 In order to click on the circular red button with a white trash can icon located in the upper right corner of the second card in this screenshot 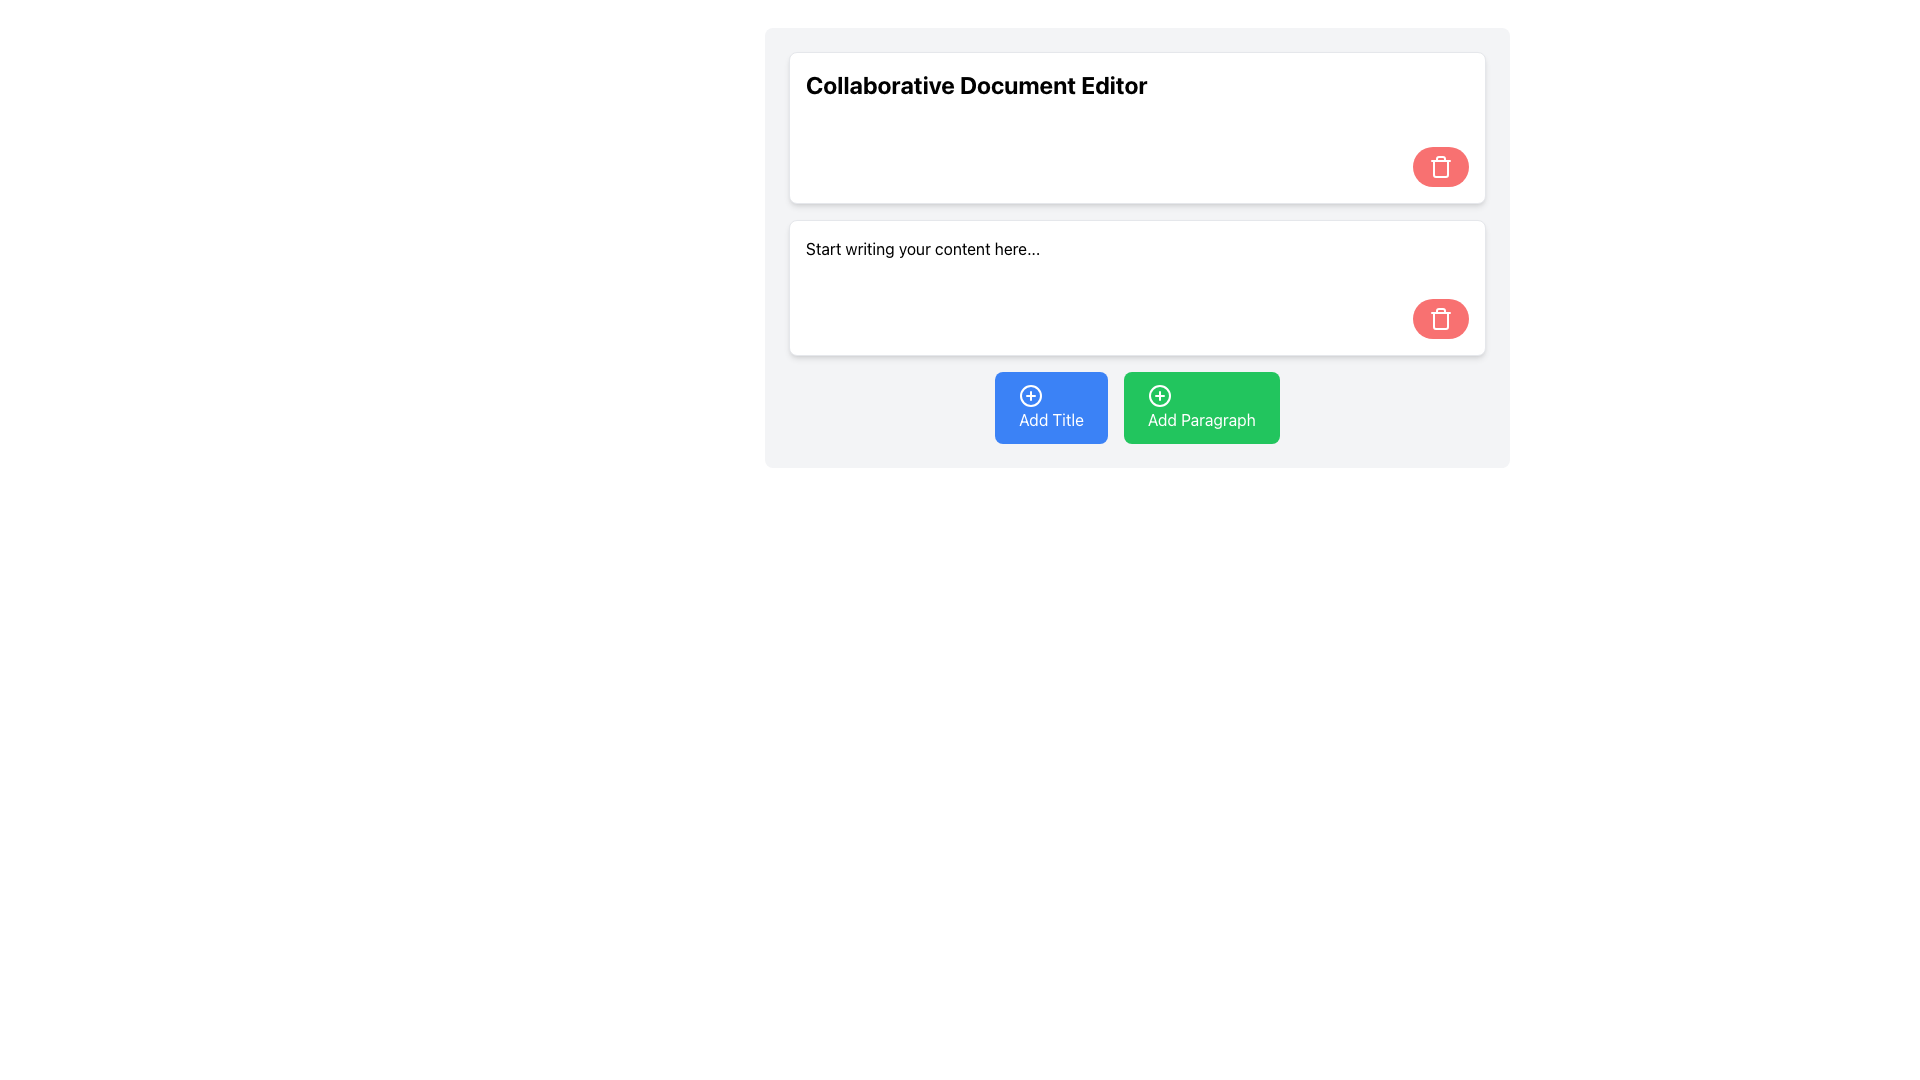, I will do `click(1440, 165)`.